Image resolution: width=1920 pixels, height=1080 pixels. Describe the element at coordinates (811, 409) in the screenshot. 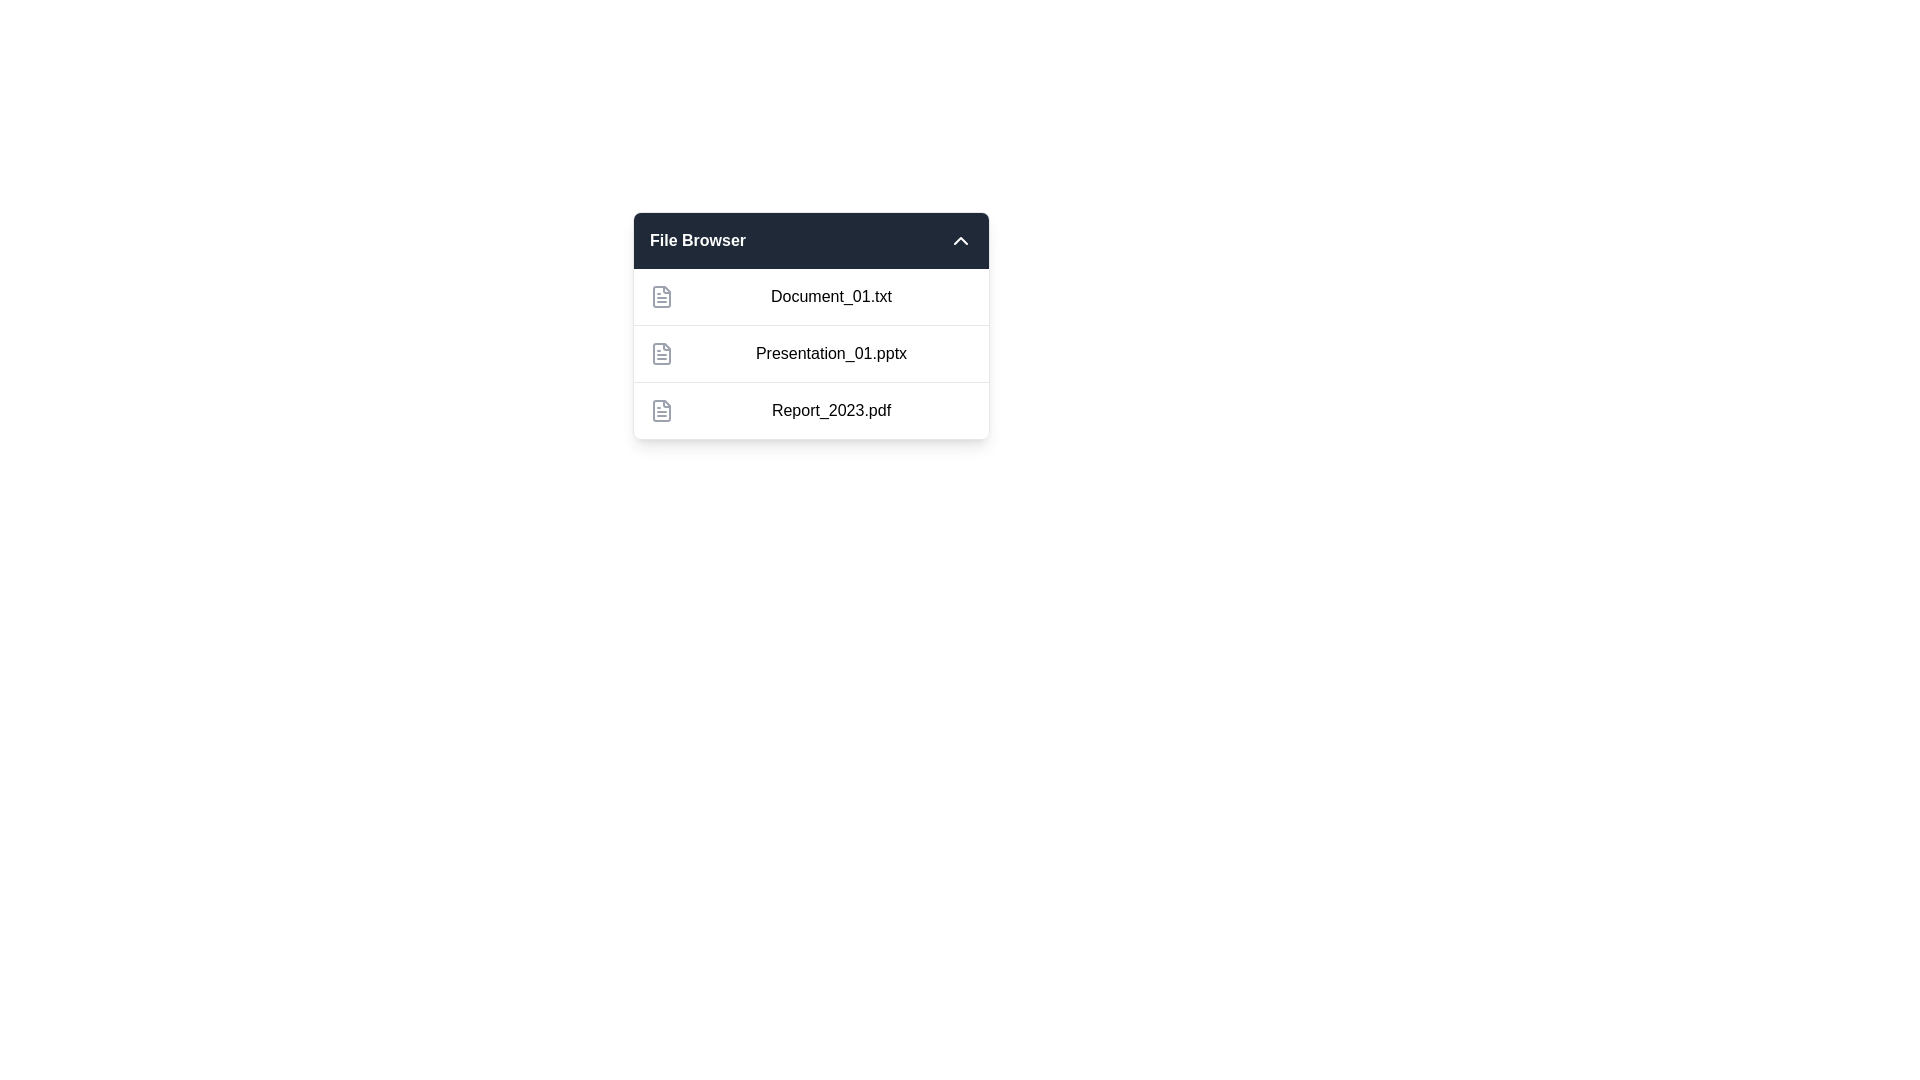

I see `the file Report_2023.pdf from the list` at that location.